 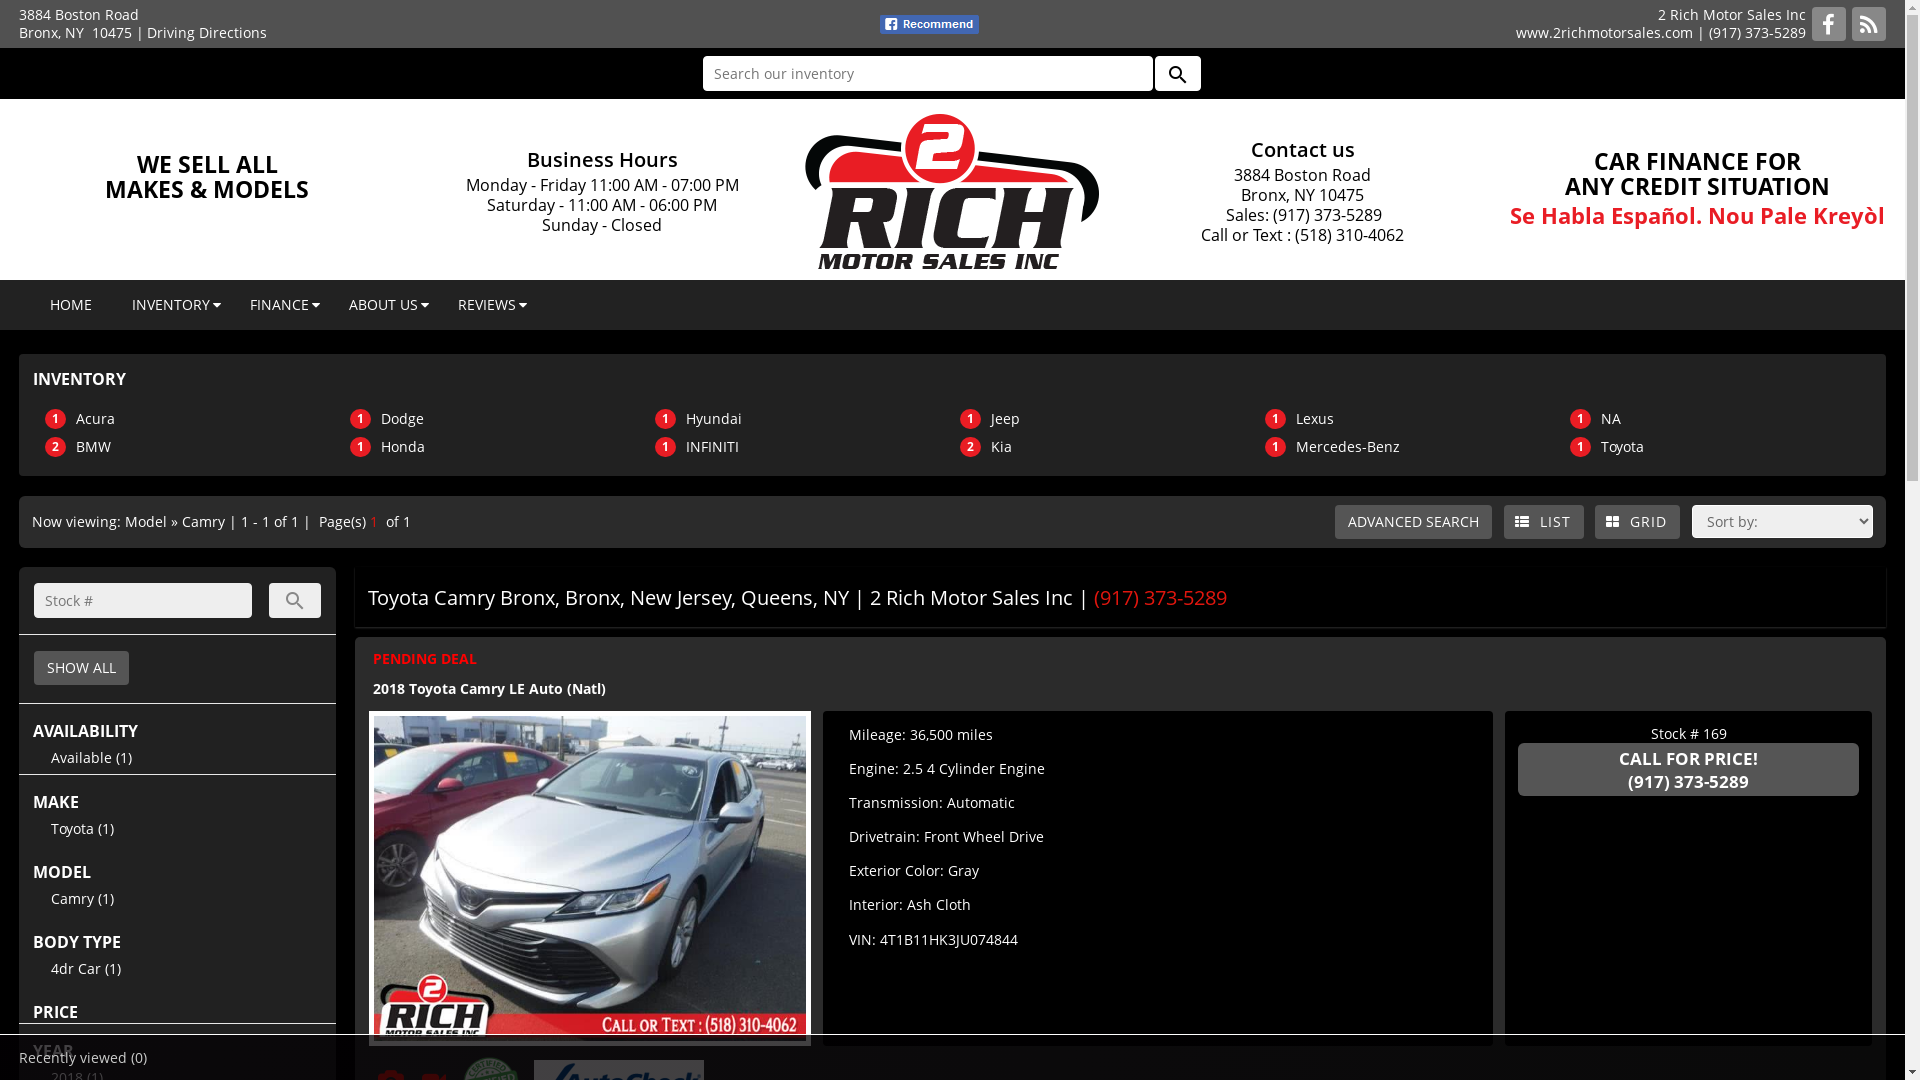 I want to click on 'WE SELL ALL, so click(x=206, y=175).